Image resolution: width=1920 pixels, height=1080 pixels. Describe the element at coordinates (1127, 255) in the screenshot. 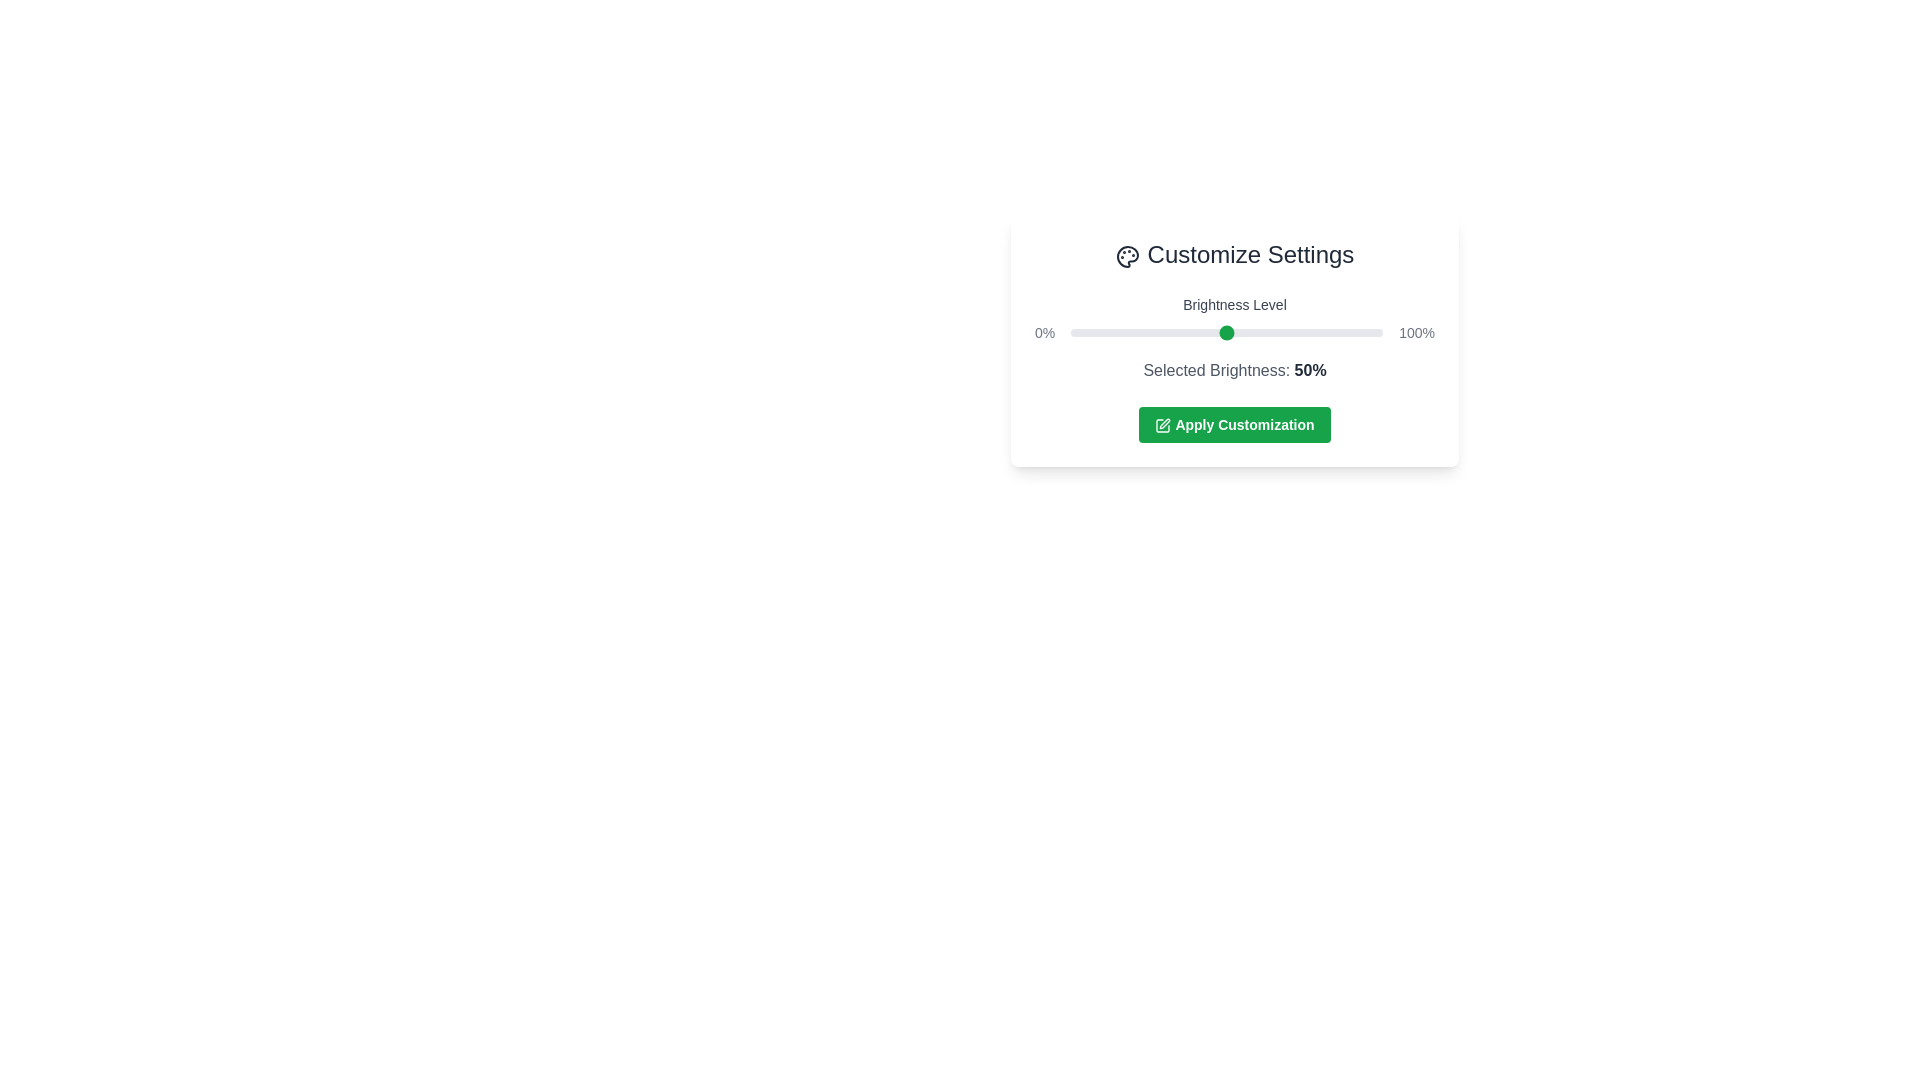

I see `the palette icon located next to the 'Customize Settings' heading, which features a circular design with small circular spots representing paint colors` at that location.